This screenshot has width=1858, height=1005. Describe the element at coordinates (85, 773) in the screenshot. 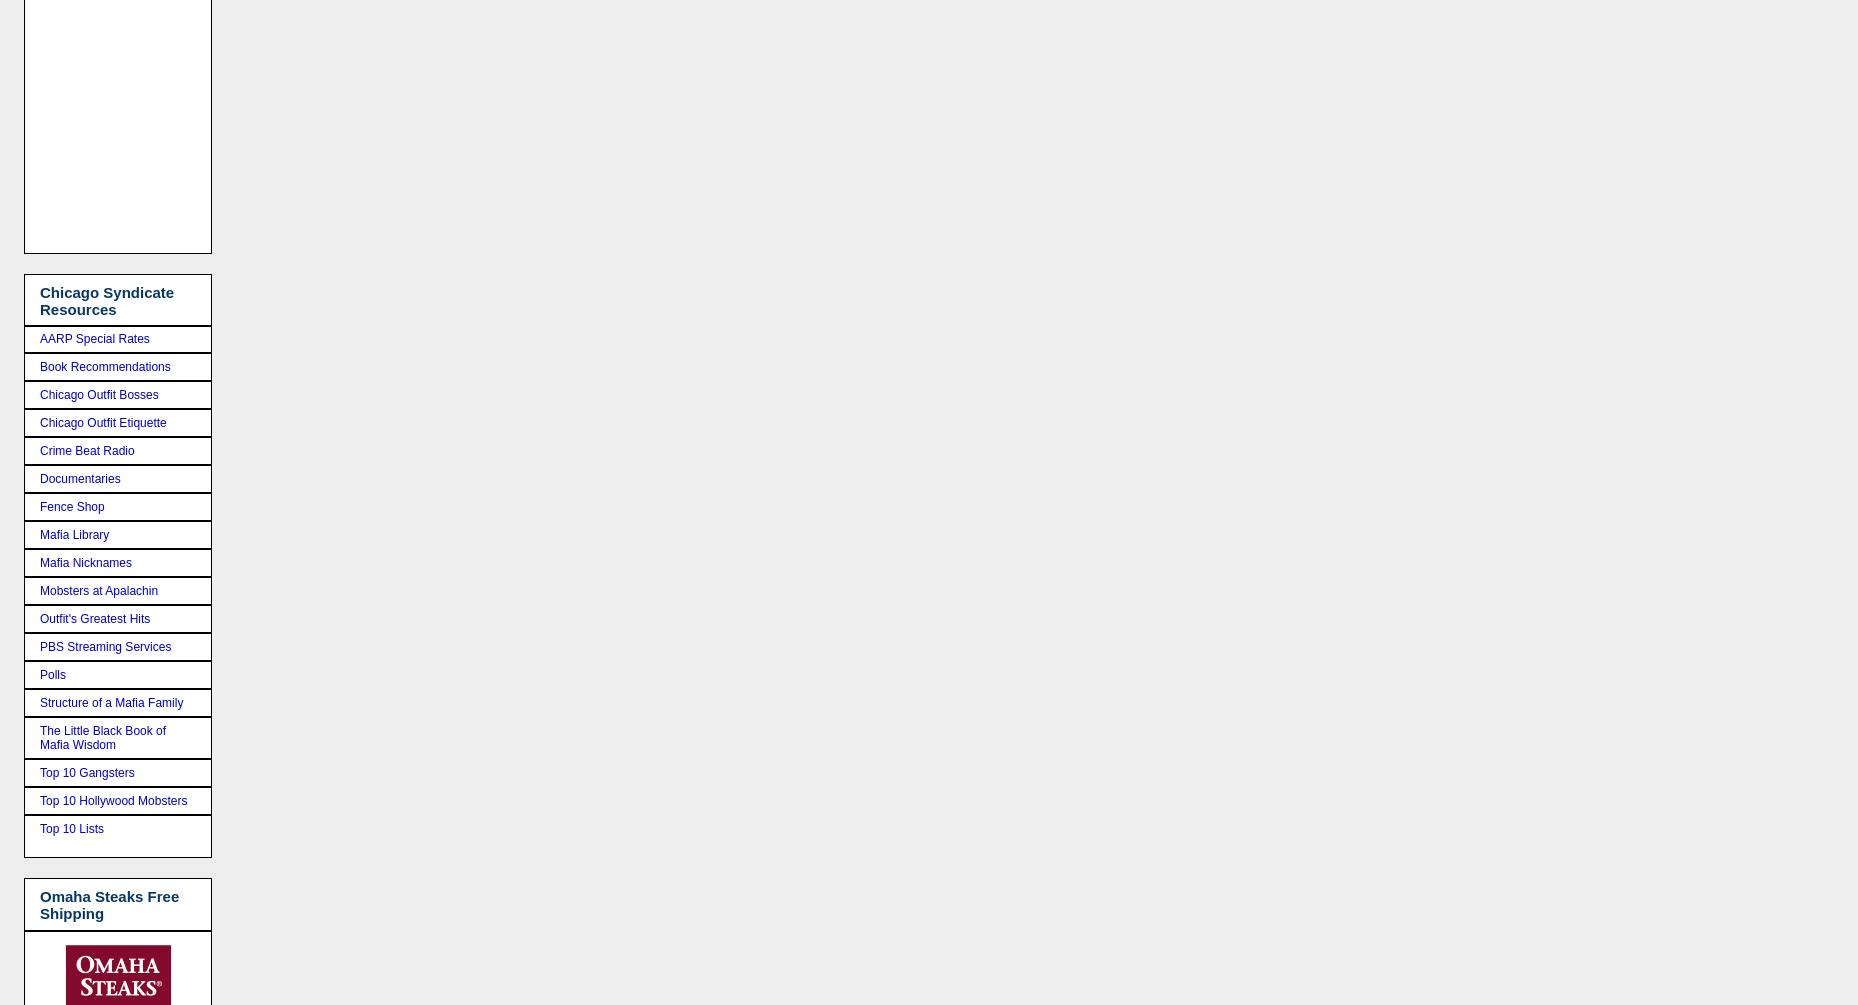

I see `'Top 10 Gangsters'` at that location.